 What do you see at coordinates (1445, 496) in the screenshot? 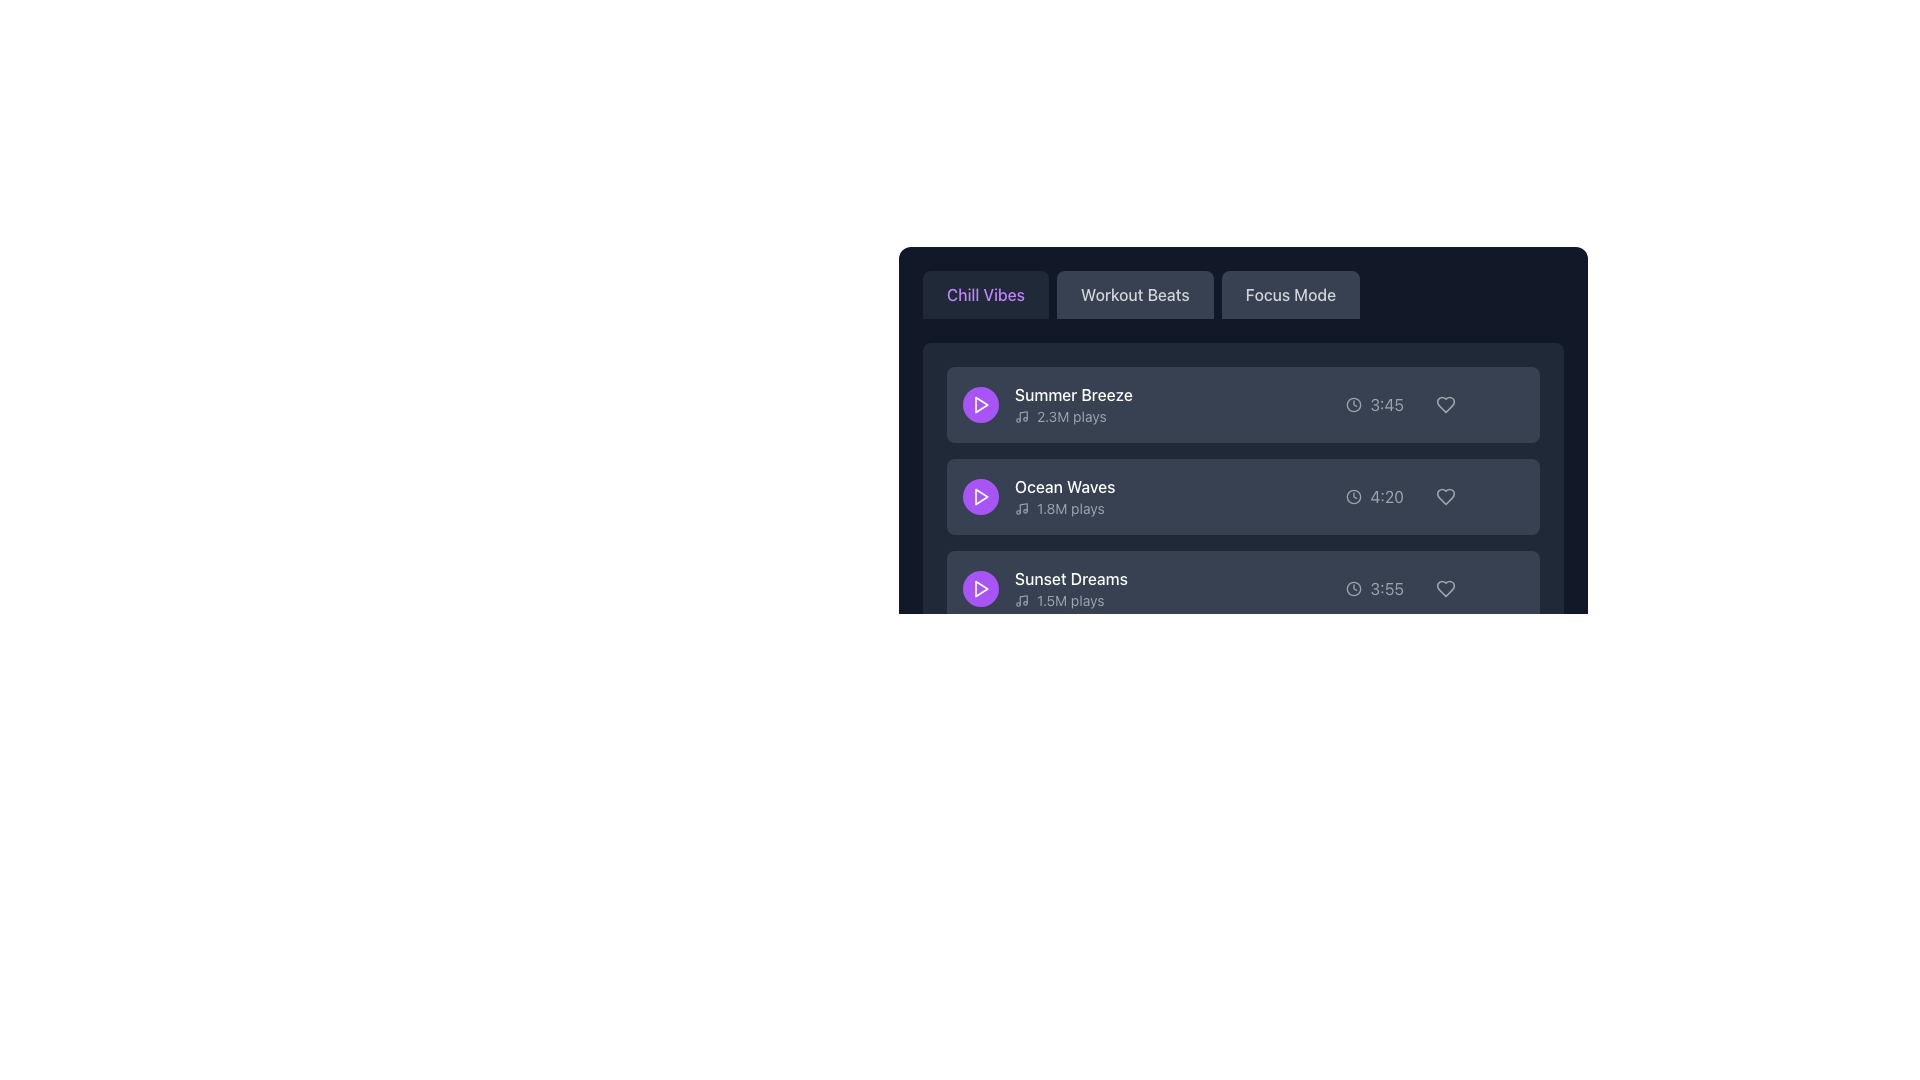
I see `the heart icon representing the 'Like' action for the 'Ocean Waves' track` at bounding box center [1445, 496].